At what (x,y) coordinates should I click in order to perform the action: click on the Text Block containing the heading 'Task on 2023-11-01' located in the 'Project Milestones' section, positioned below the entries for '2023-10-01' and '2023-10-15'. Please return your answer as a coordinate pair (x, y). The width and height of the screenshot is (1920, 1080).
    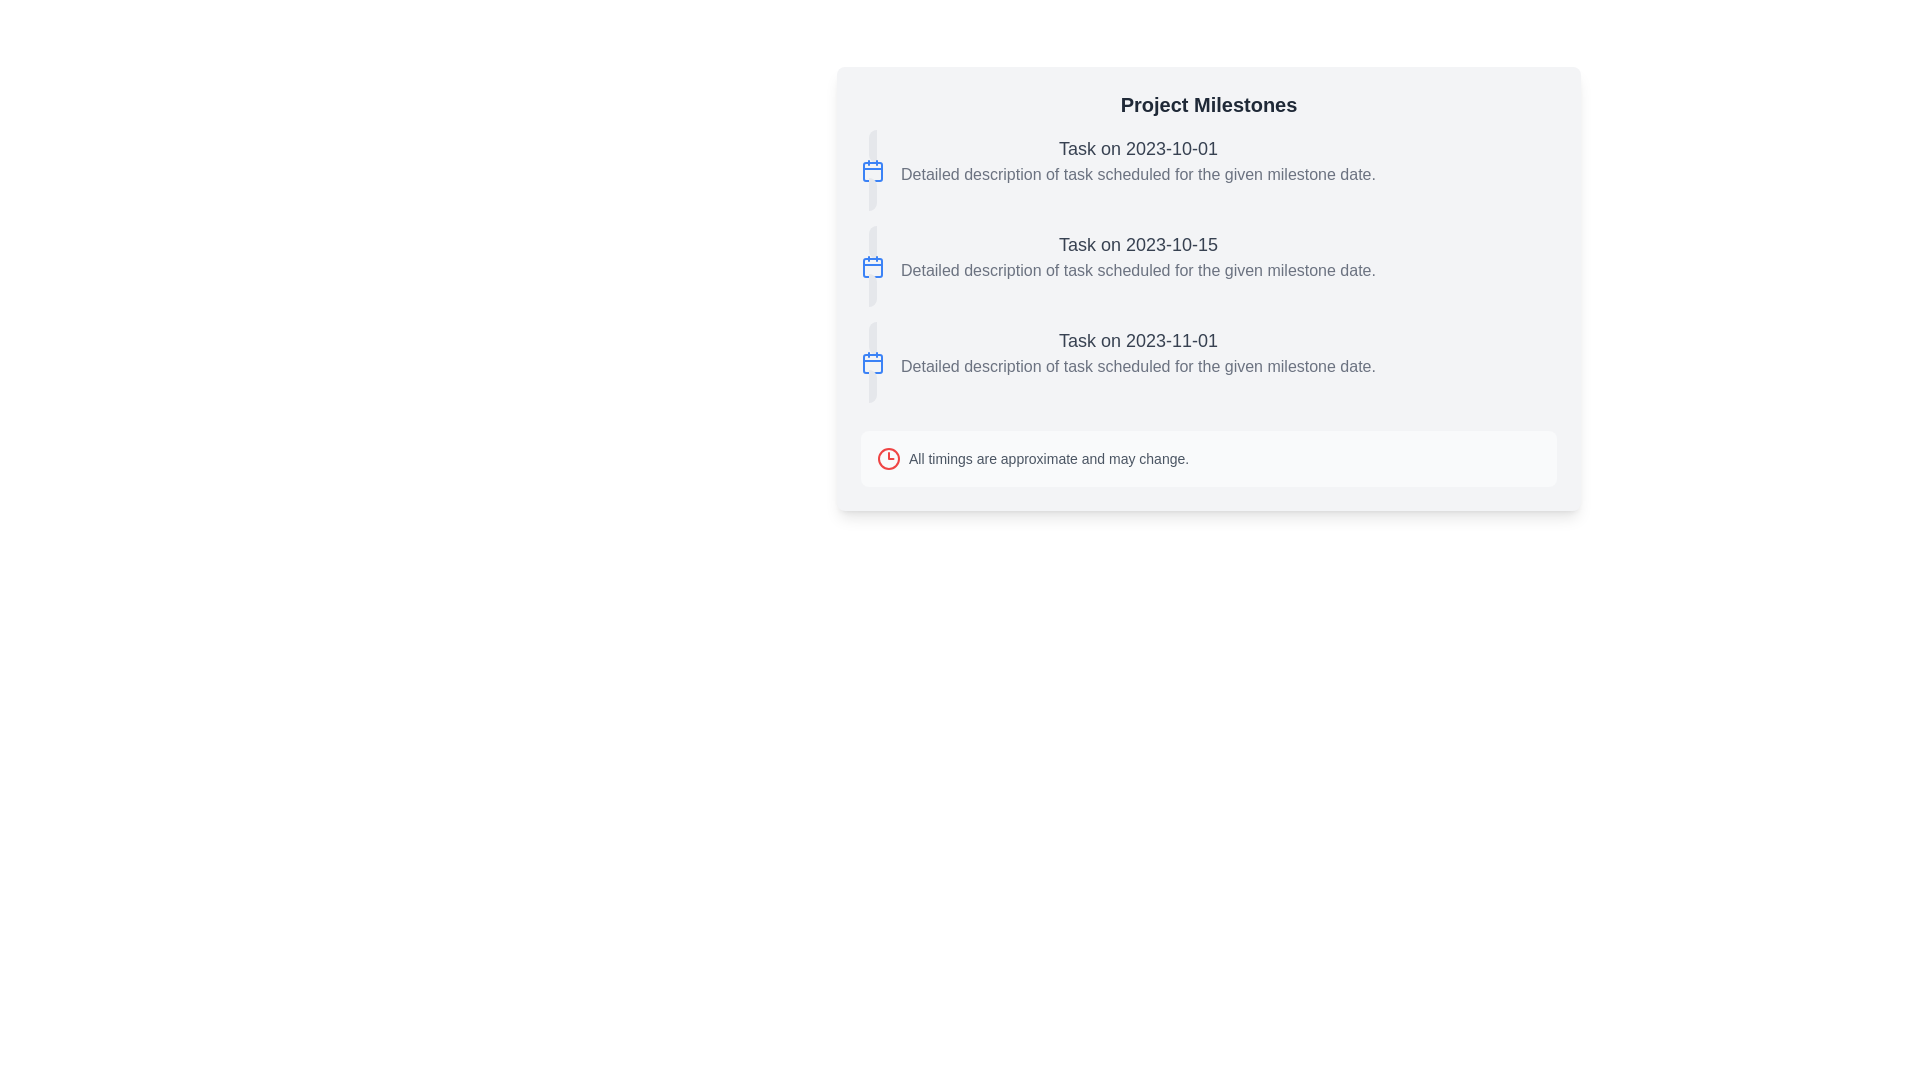
    Looking at the image, I should click on (1138, 352).